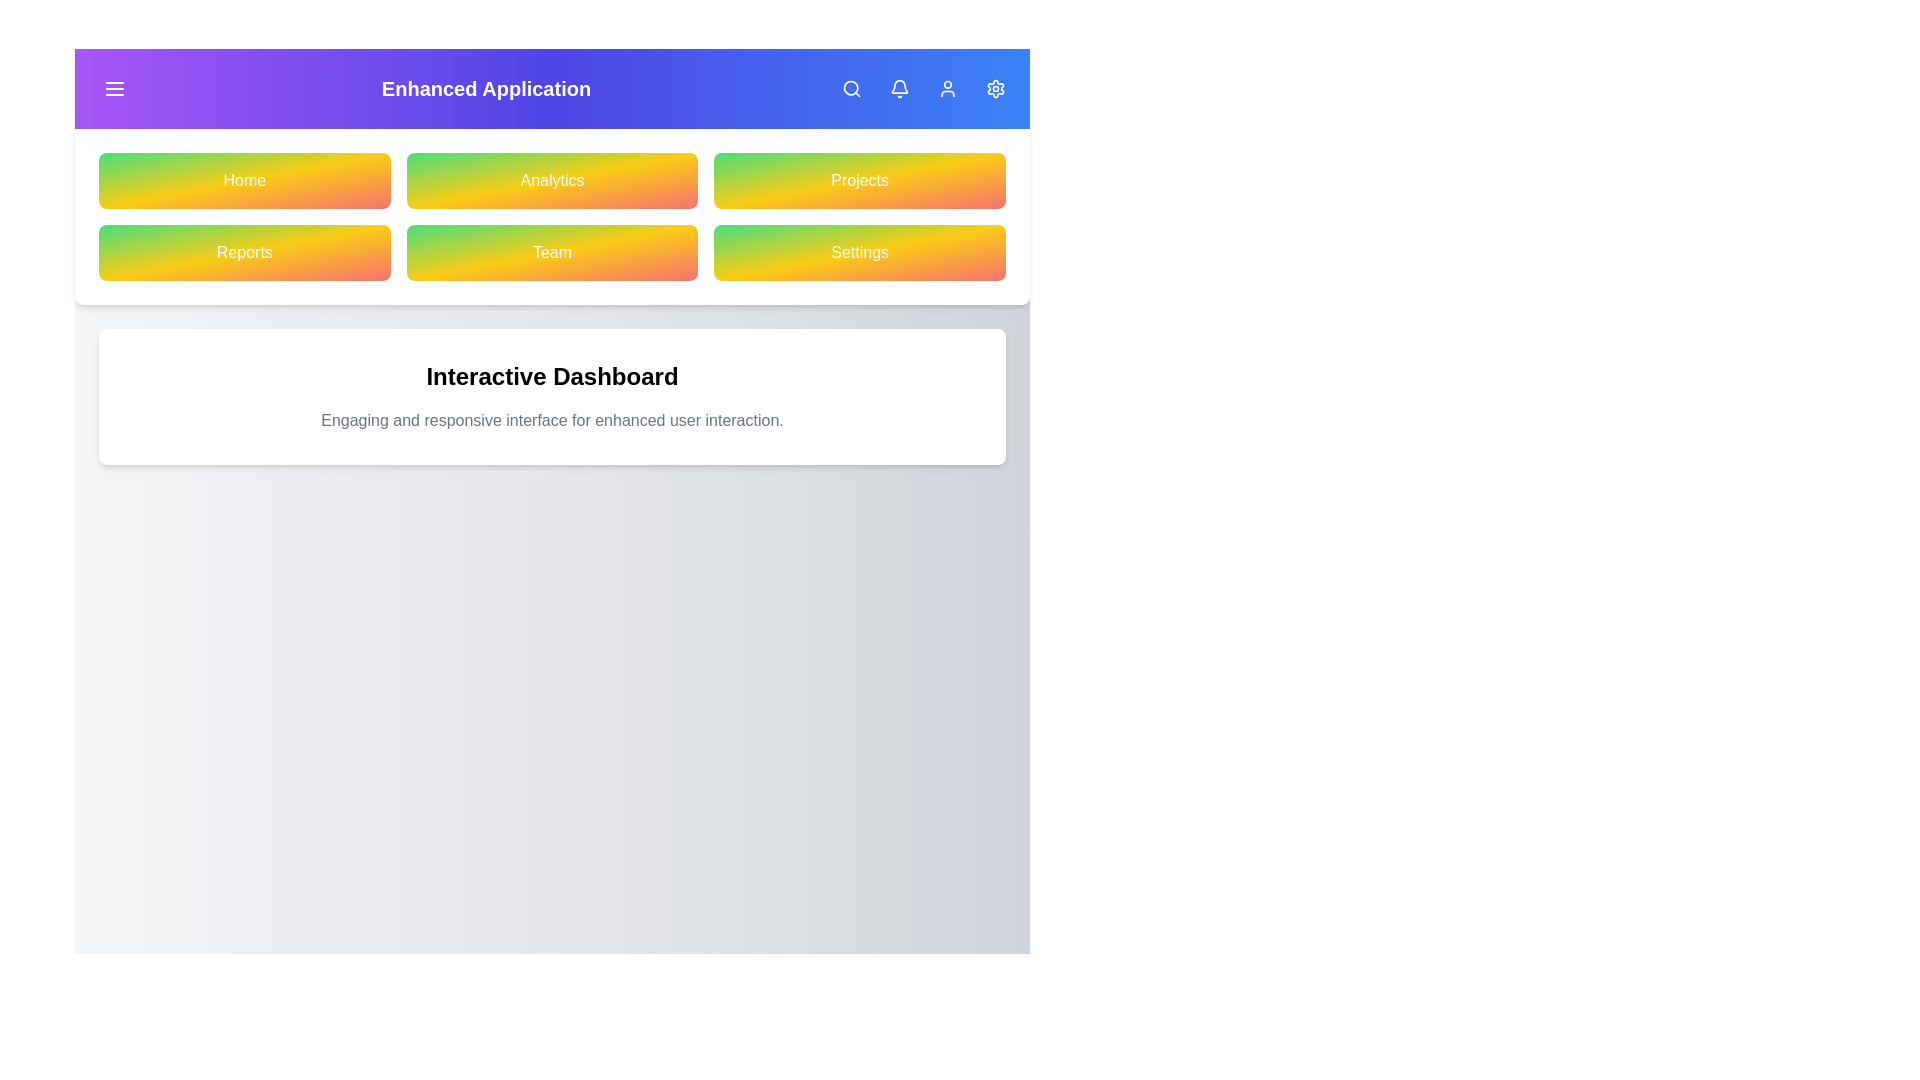 This screenshot has height=1080, width=1920. Describe the element at coordinates (851, 87) in the screenshot. I see `the Search header icon` at that location.